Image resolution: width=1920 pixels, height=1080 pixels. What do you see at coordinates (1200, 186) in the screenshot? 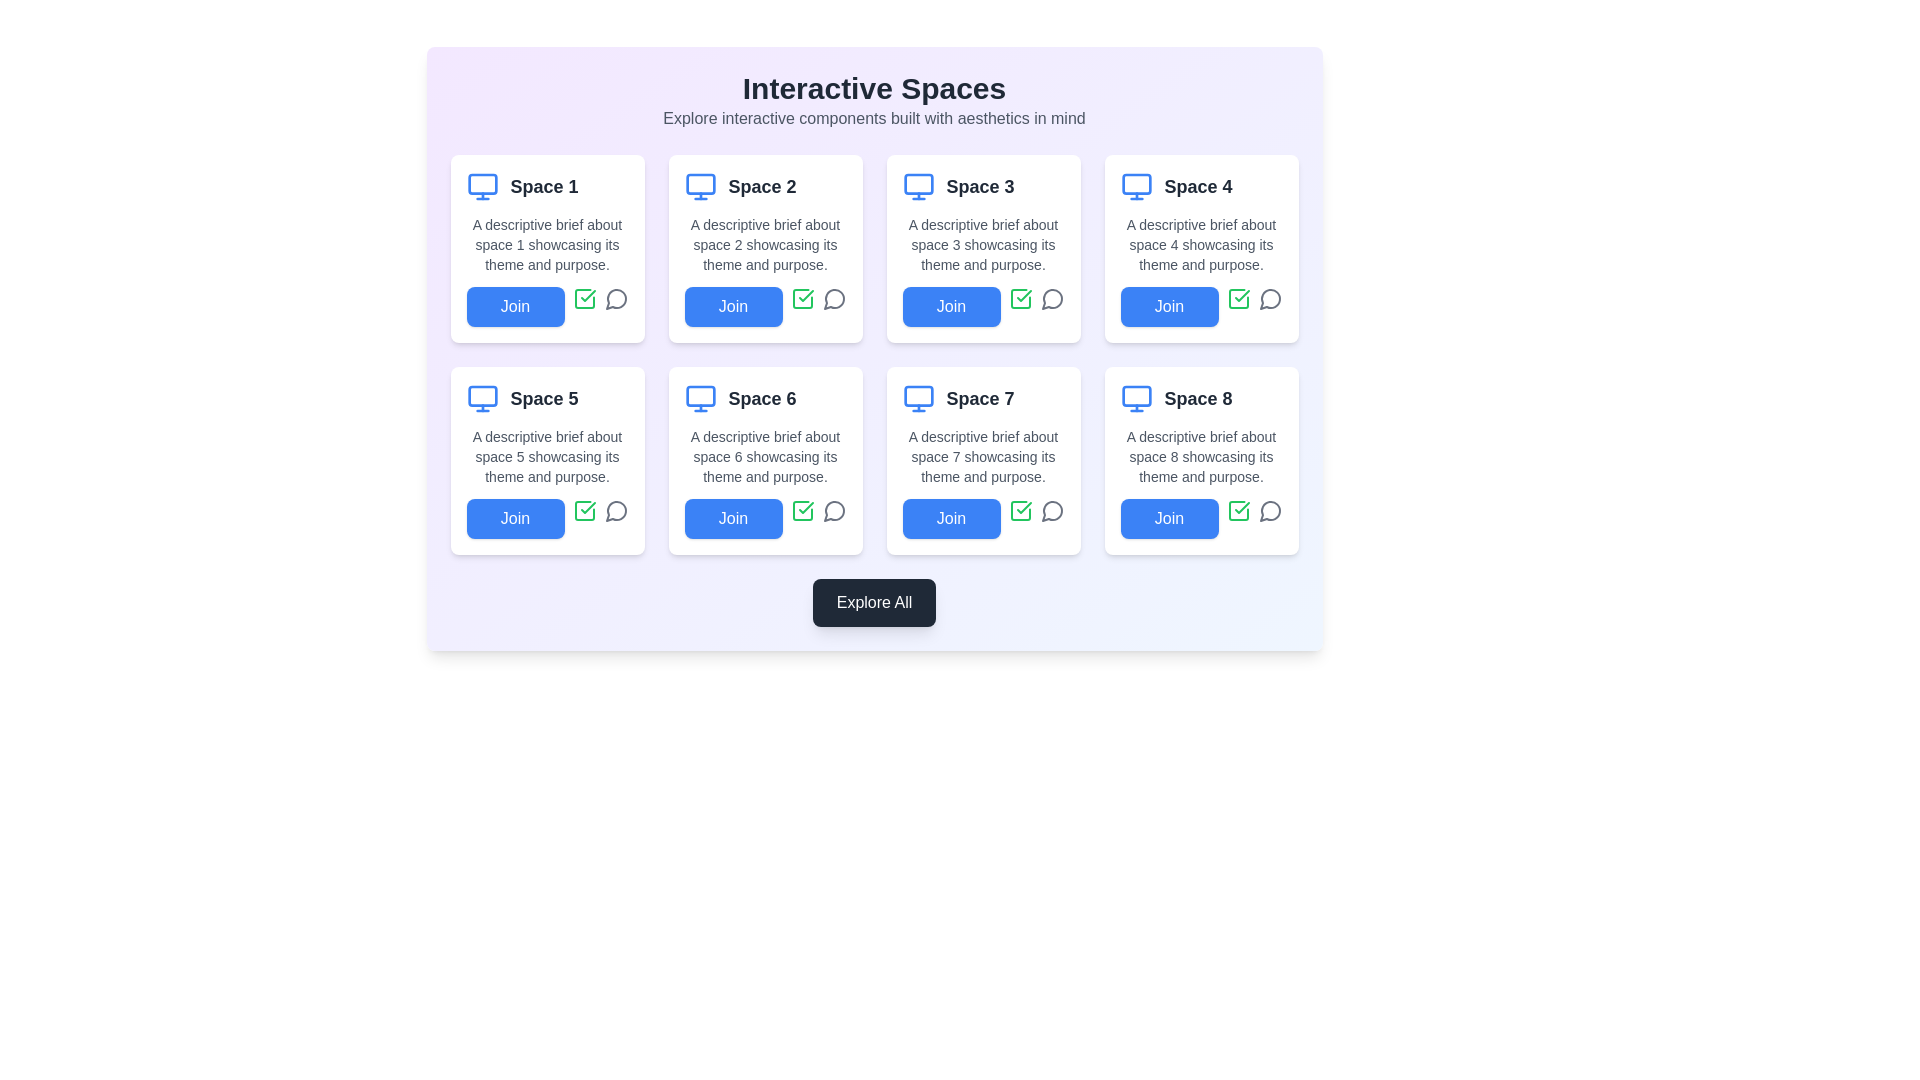
I see `the header element titled 'Space 4' located in the fourth card of the top row` at bounding box center [1200, 186].